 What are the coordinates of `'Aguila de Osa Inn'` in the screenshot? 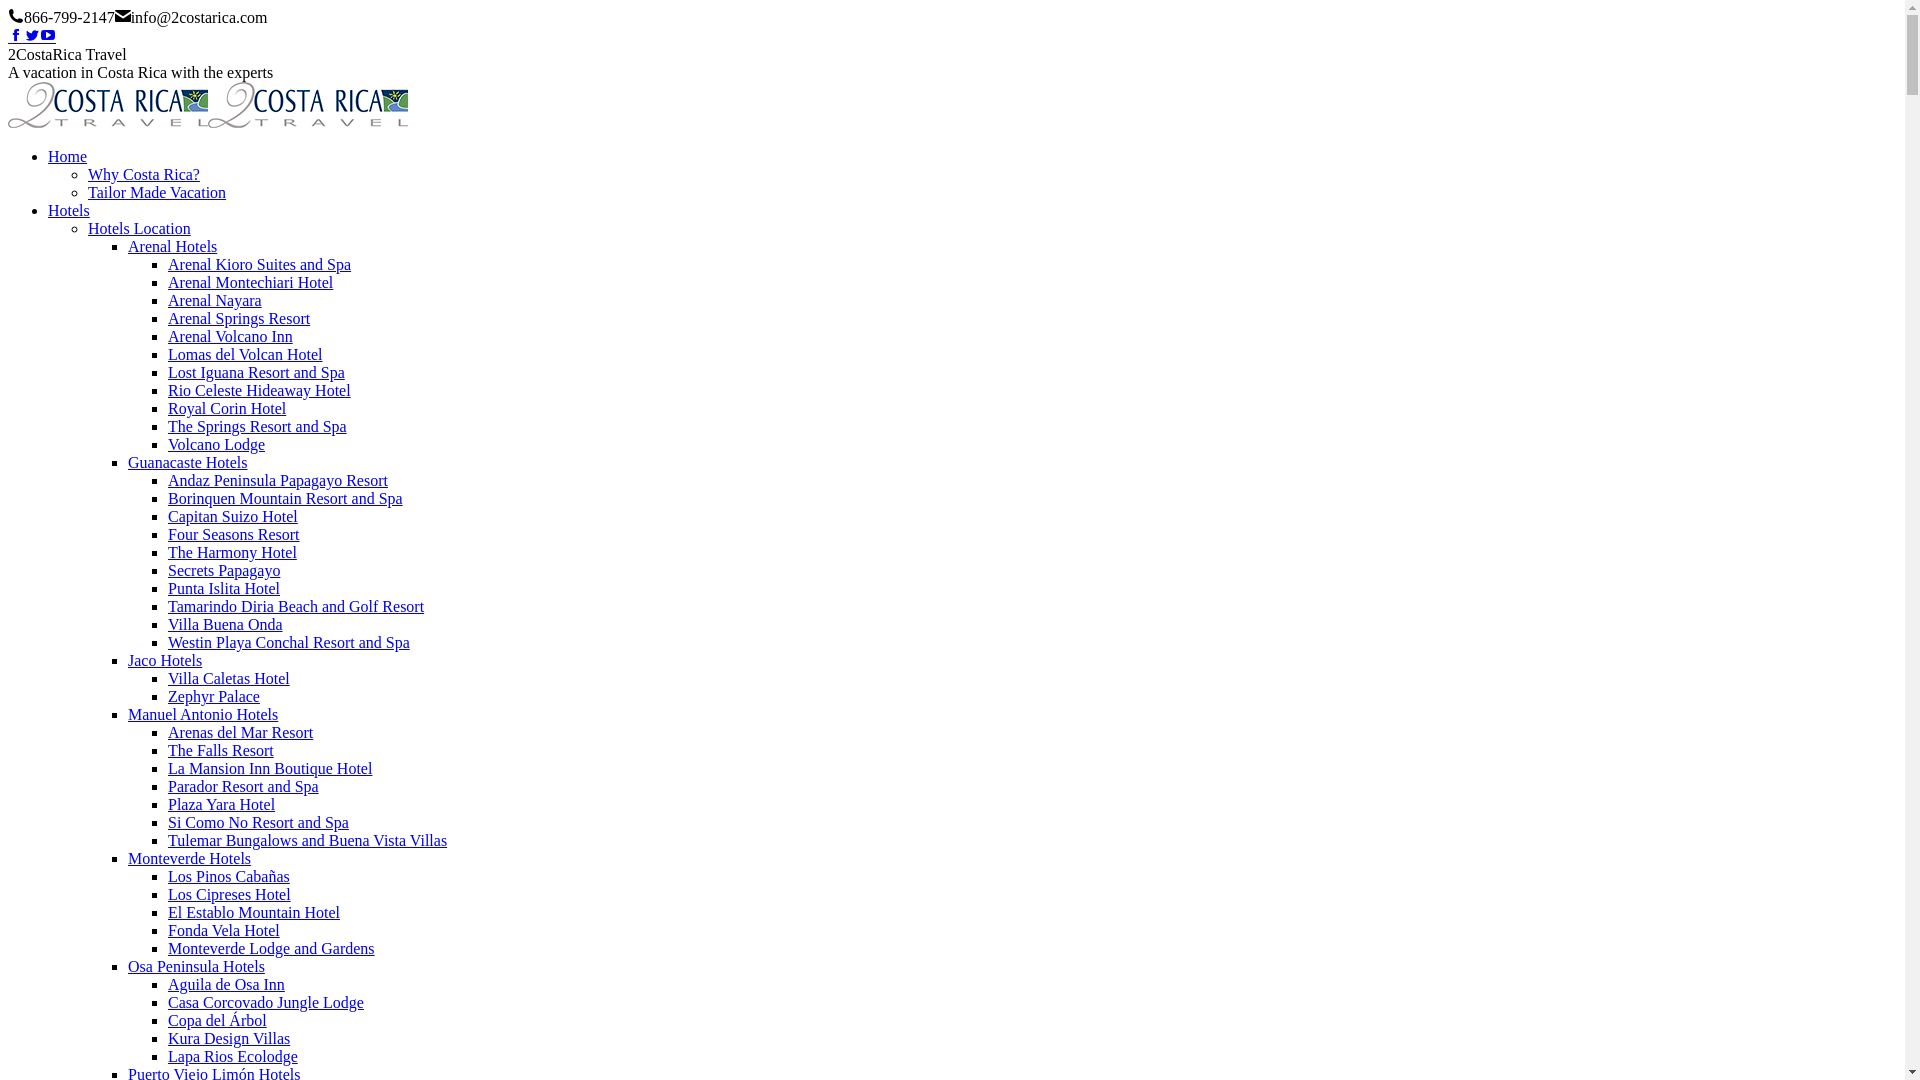 It's located at (168, 983).